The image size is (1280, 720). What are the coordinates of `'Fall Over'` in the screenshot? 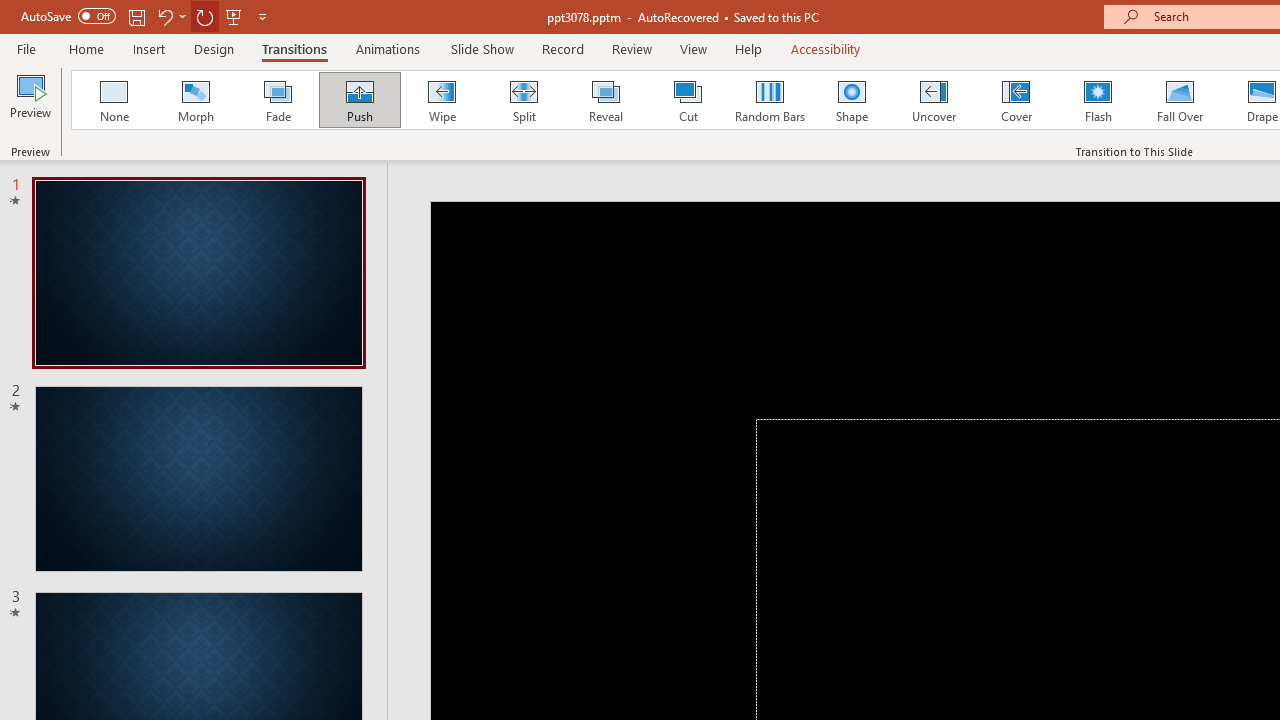 It's located at (1180, 100).